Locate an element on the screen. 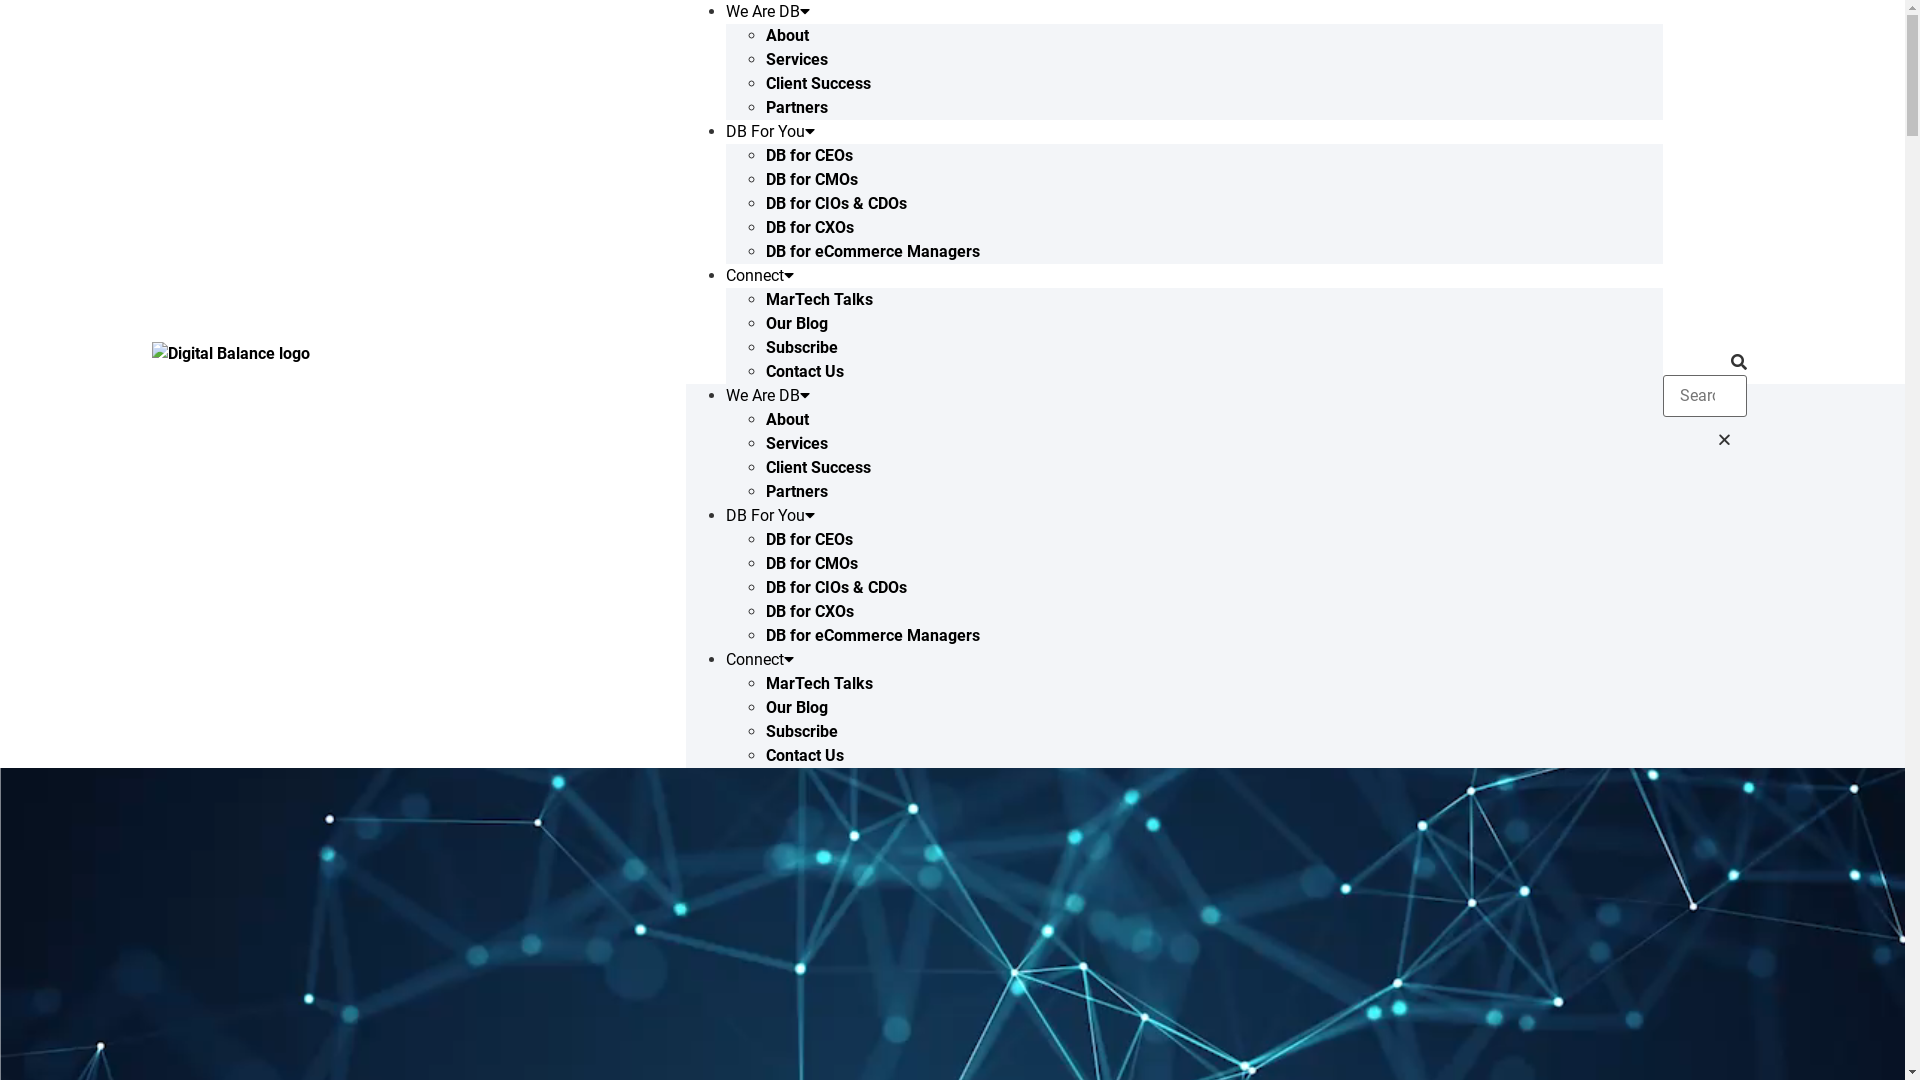 The width and height of the screenshot is (1920, 1080). 'DB for CEOs' is located at coordinates (809, 154).